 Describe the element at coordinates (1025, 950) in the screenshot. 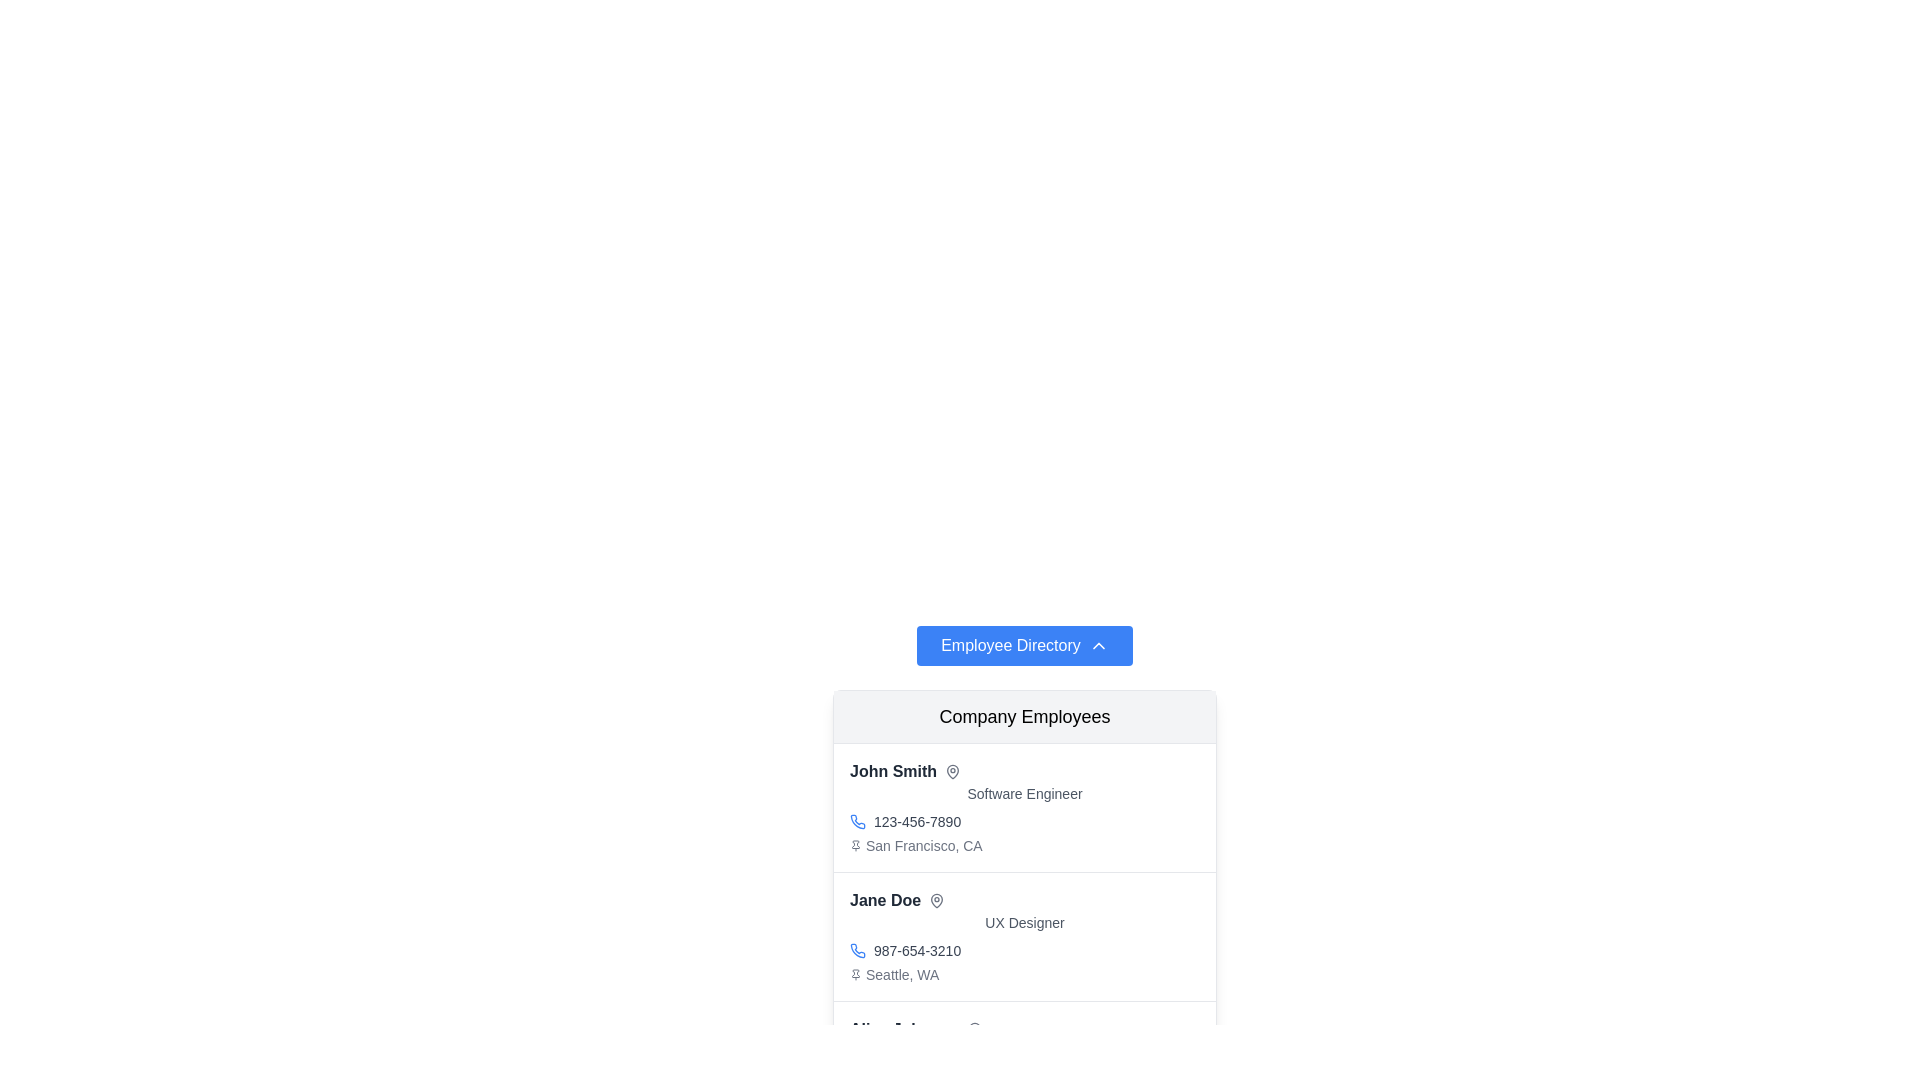

I see `the contact information display element for 'Jane Doe', which is located under the job title 'UX Designer' in the employee card` at that location.